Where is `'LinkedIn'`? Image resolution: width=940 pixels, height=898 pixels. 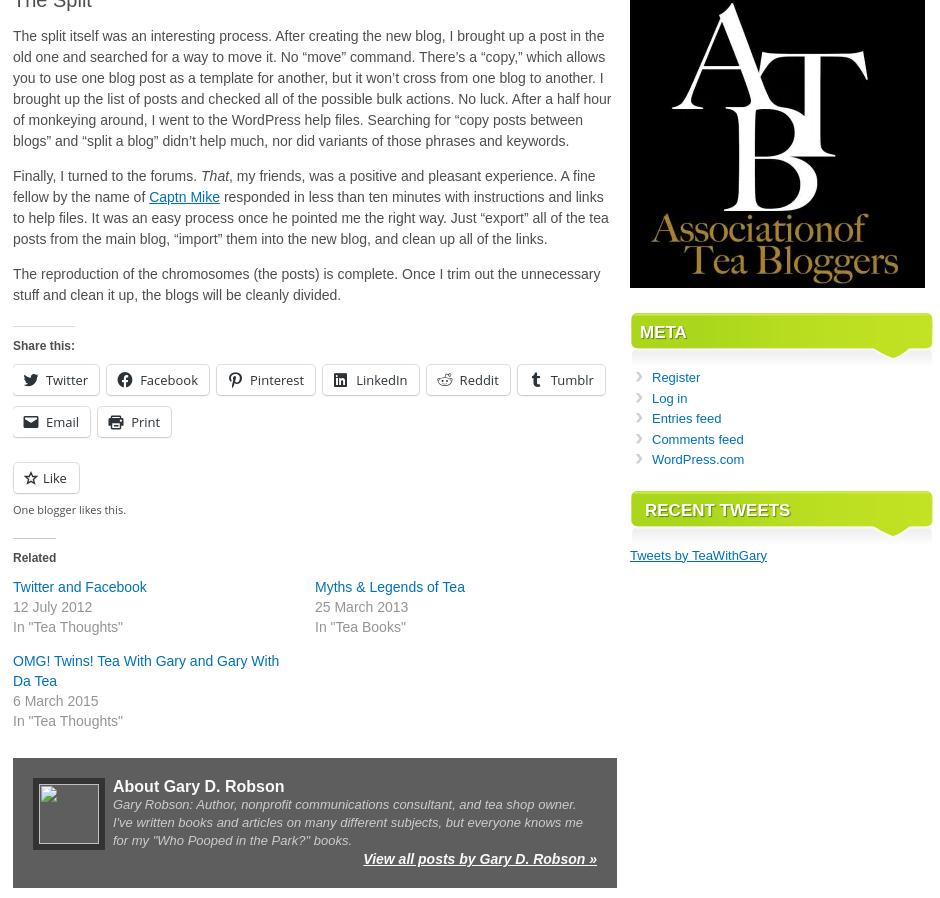
'LinkedIn' is located at coordinates (380, 380).